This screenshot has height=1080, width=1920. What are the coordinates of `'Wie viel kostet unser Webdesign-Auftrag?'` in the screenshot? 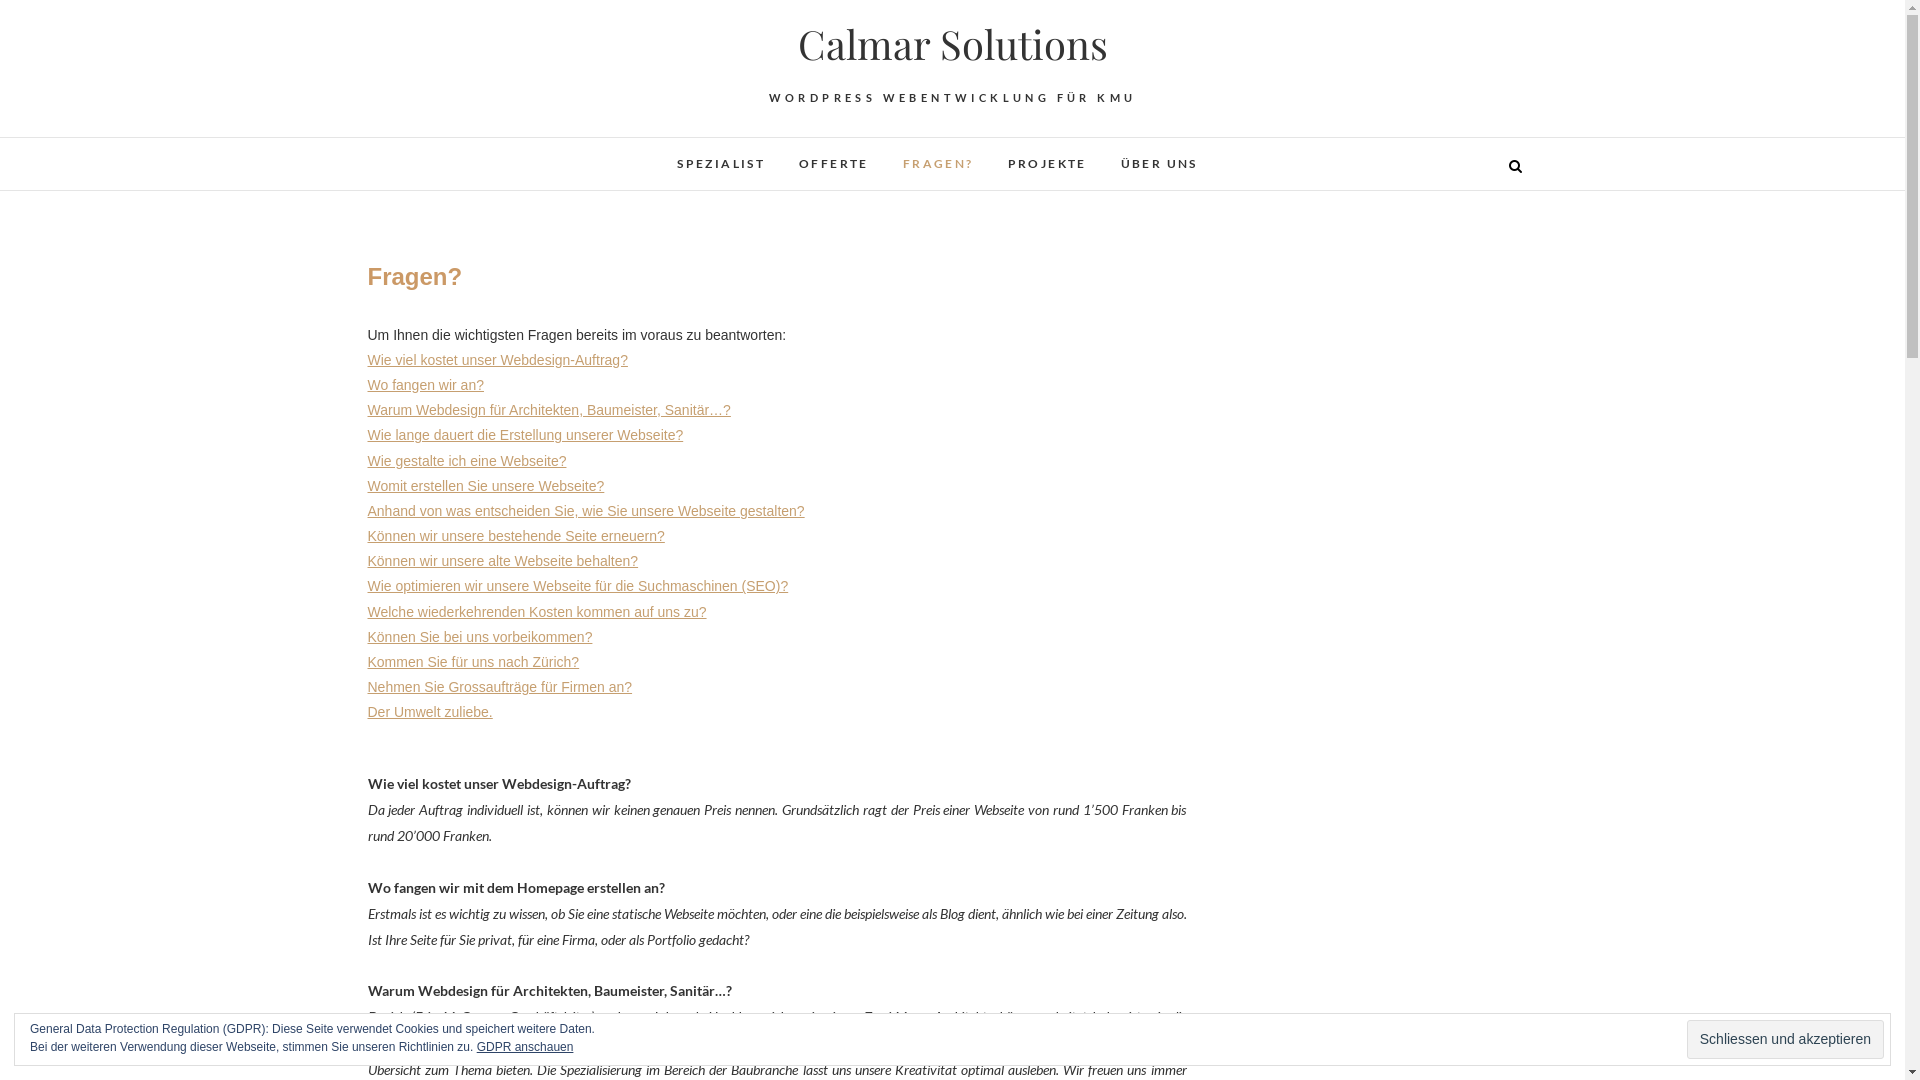 It's located at (498, 358).